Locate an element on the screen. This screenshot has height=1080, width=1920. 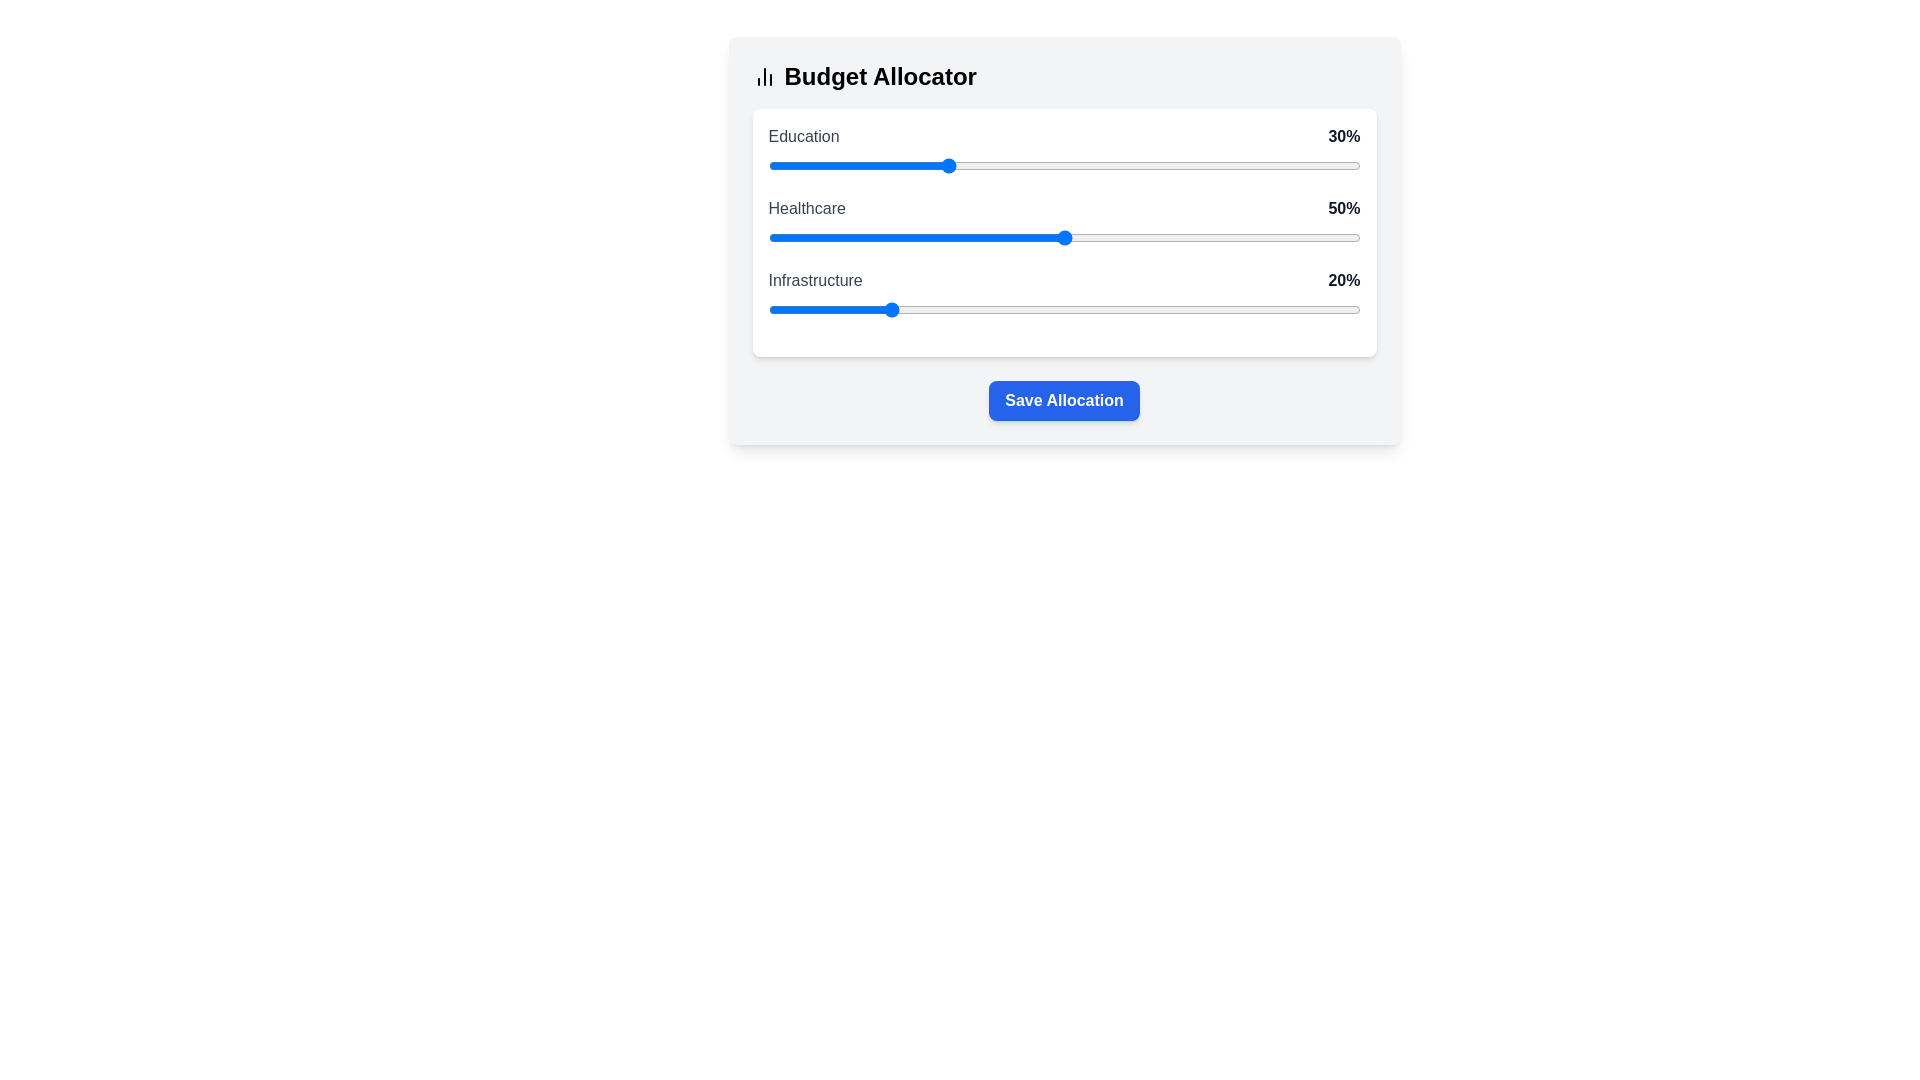
infrastructure allocation is located at coordinates (797, 309).